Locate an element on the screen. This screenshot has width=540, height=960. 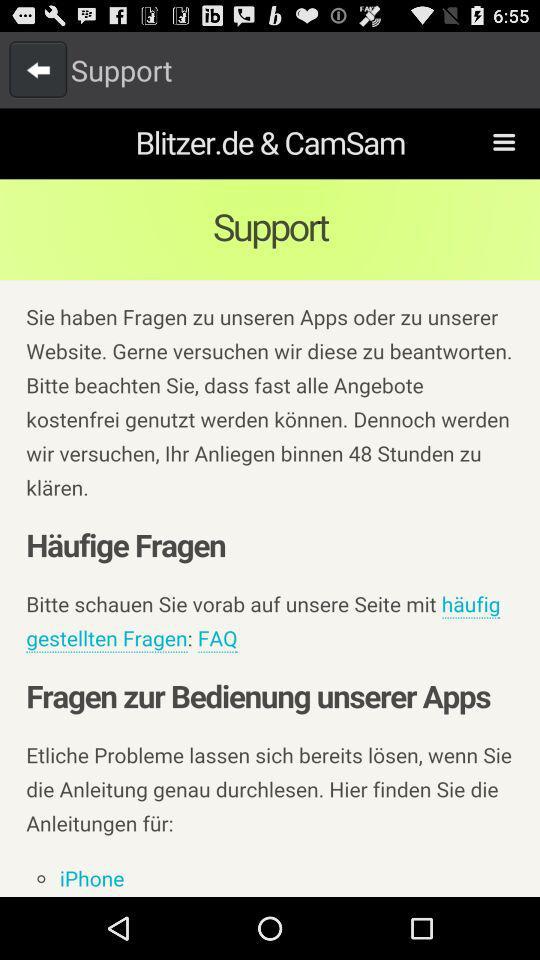
previous is located at coordinates (38, 69).